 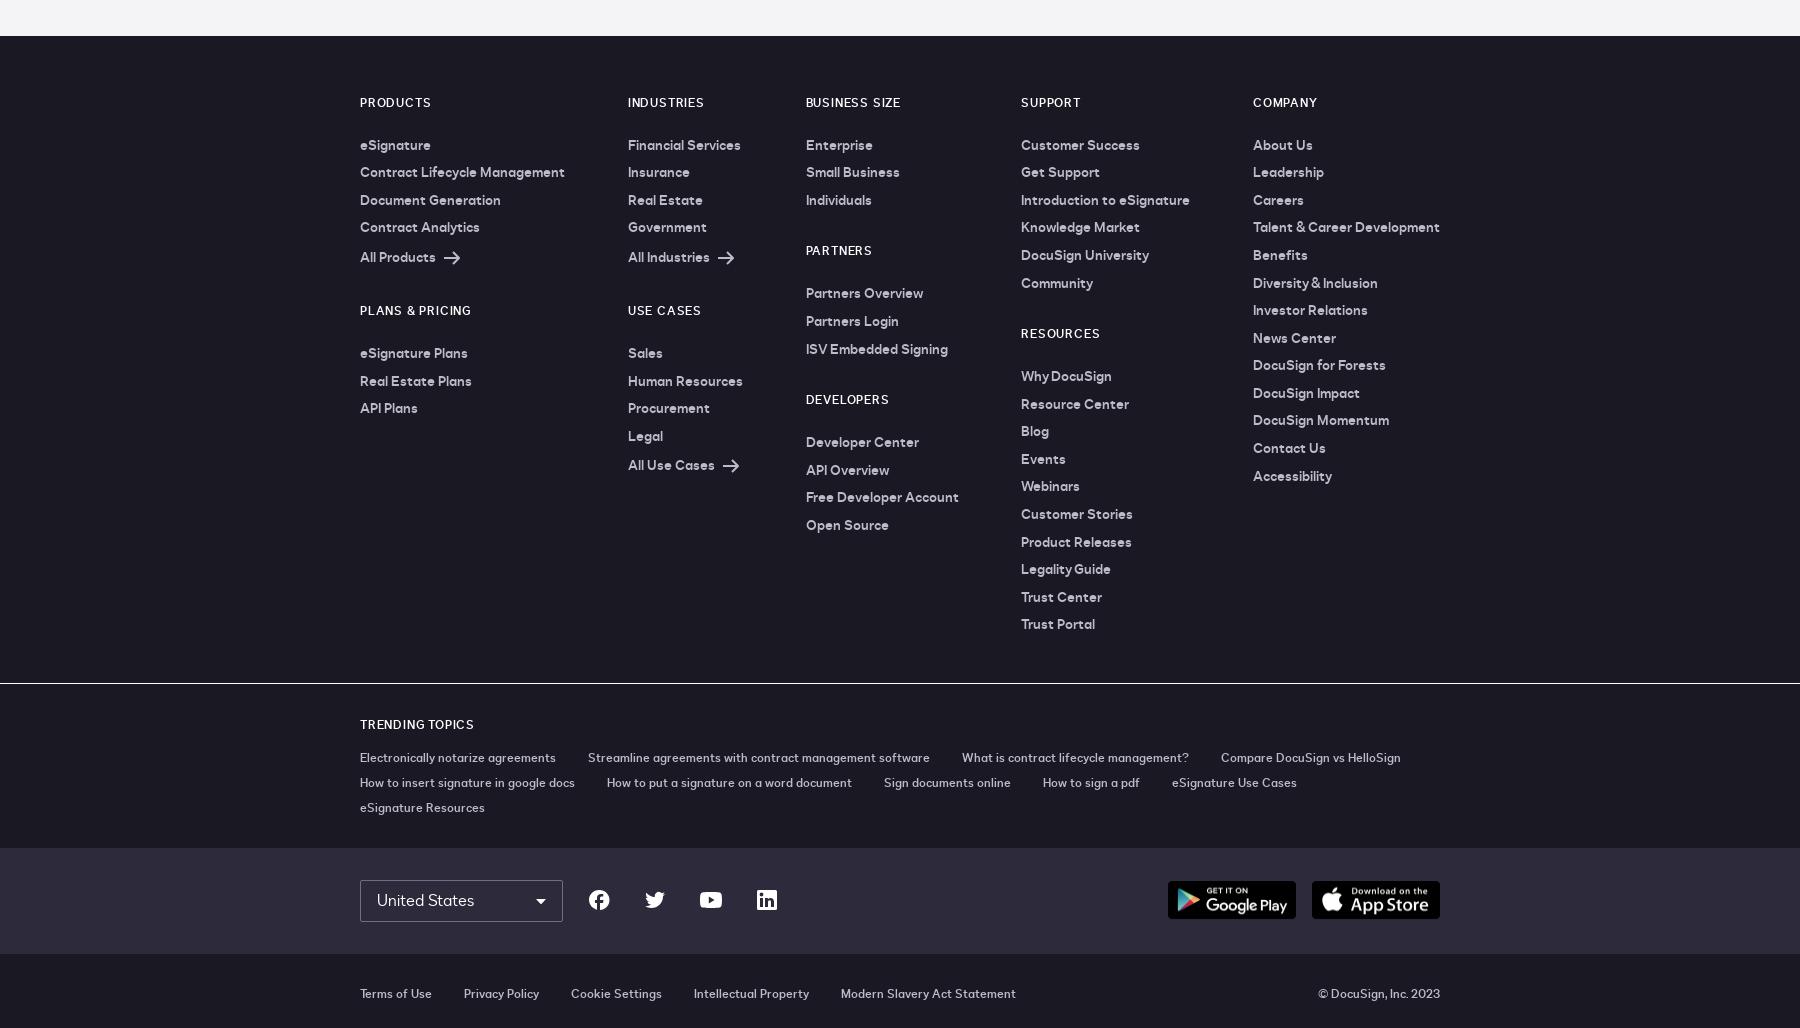 I want to click on 'All Use Cases', so click(x=670, y=464).